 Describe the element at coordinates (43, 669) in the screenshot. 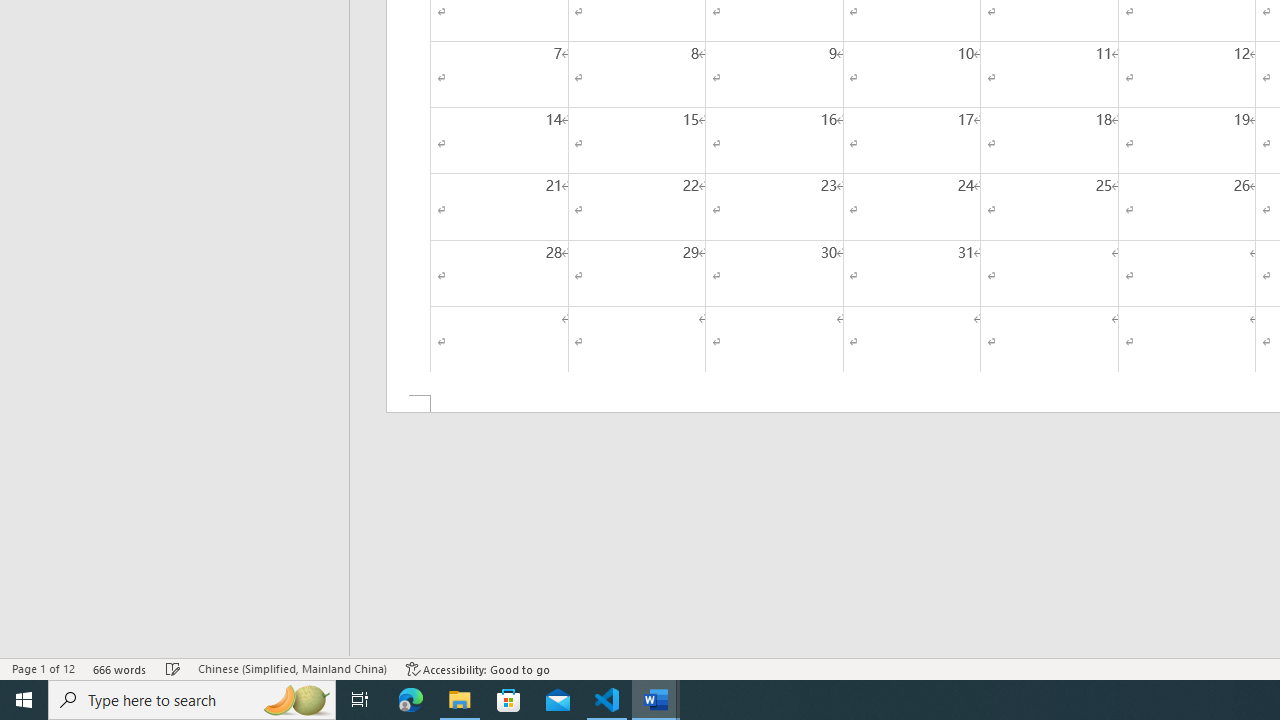

I see `'Page Number Page 1 of 12'` at that location.